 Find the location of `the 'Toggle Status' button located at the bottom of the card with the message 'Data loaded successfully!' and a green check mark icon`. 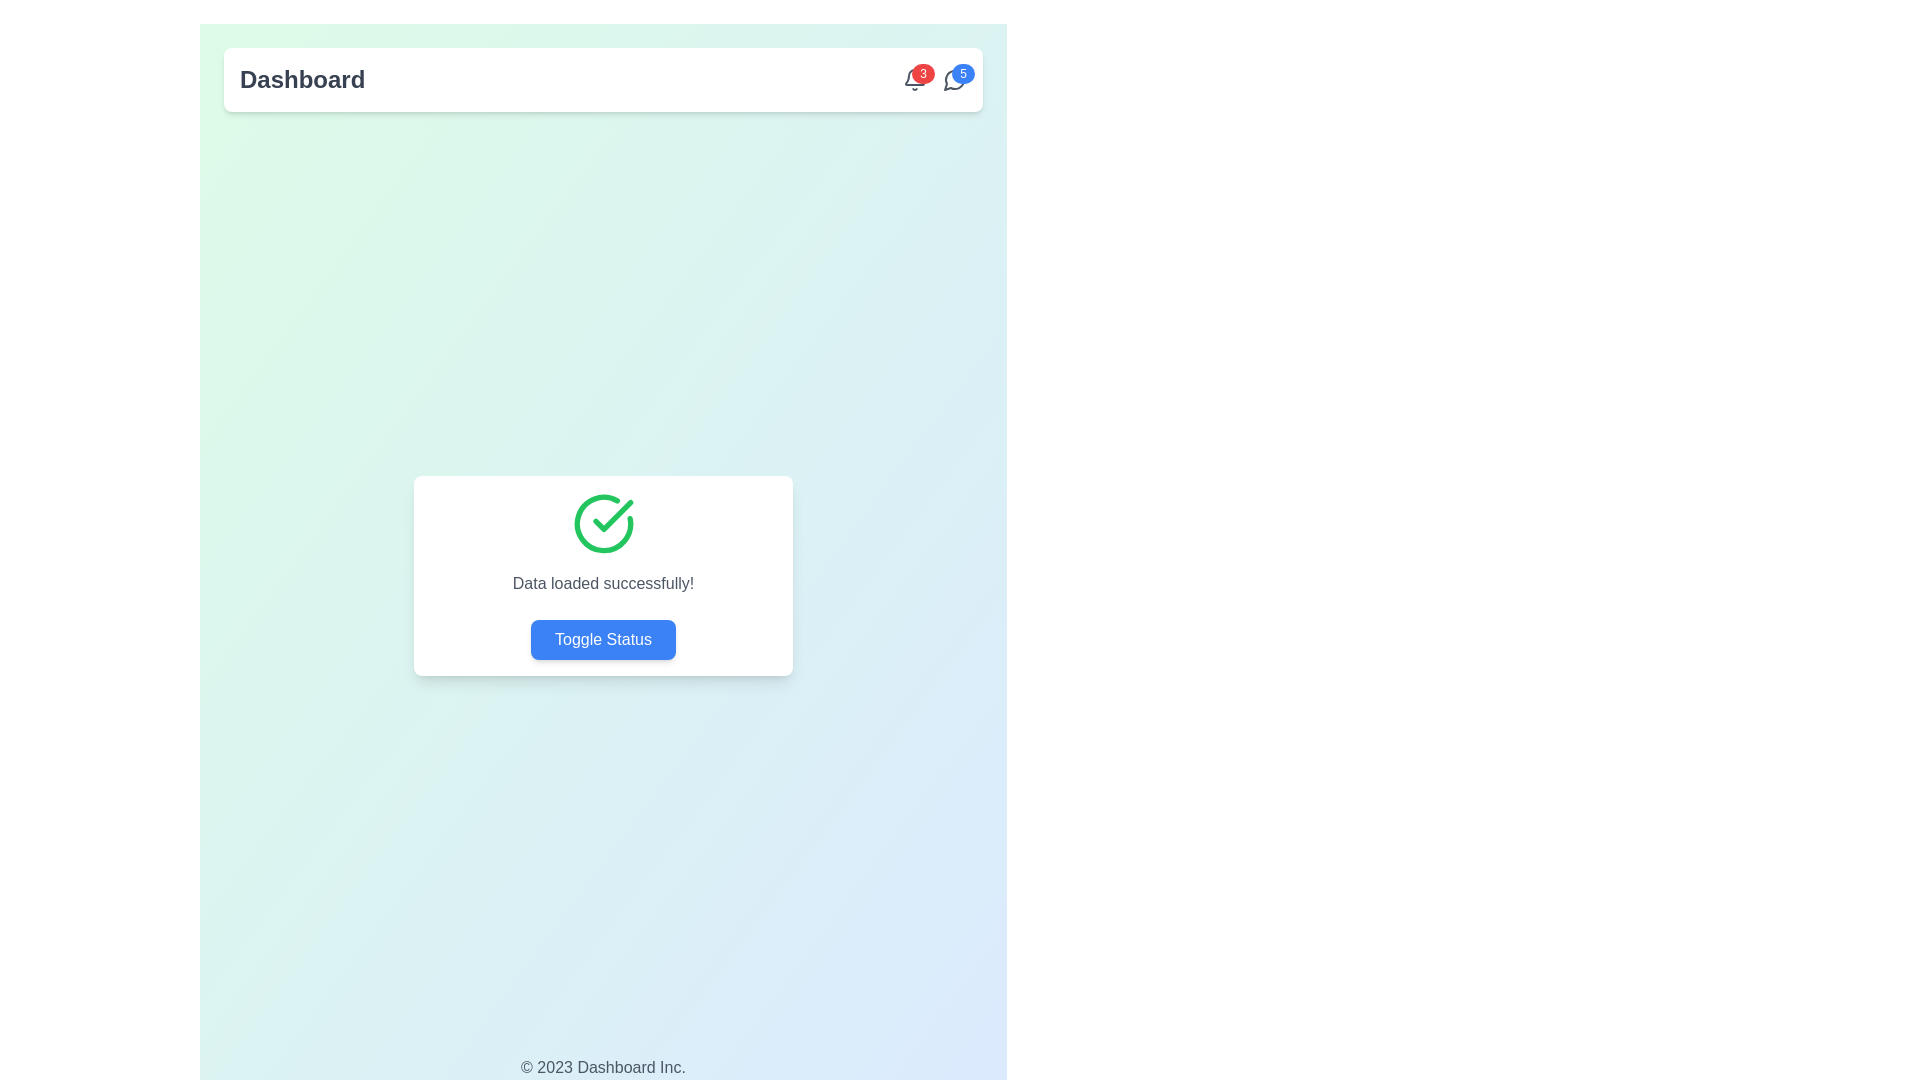

the 'Toggle Status' button located at the bottom of the card with the message 'Data loaded successfully!' and a green check mark icon is located at coordinates (602, 640).